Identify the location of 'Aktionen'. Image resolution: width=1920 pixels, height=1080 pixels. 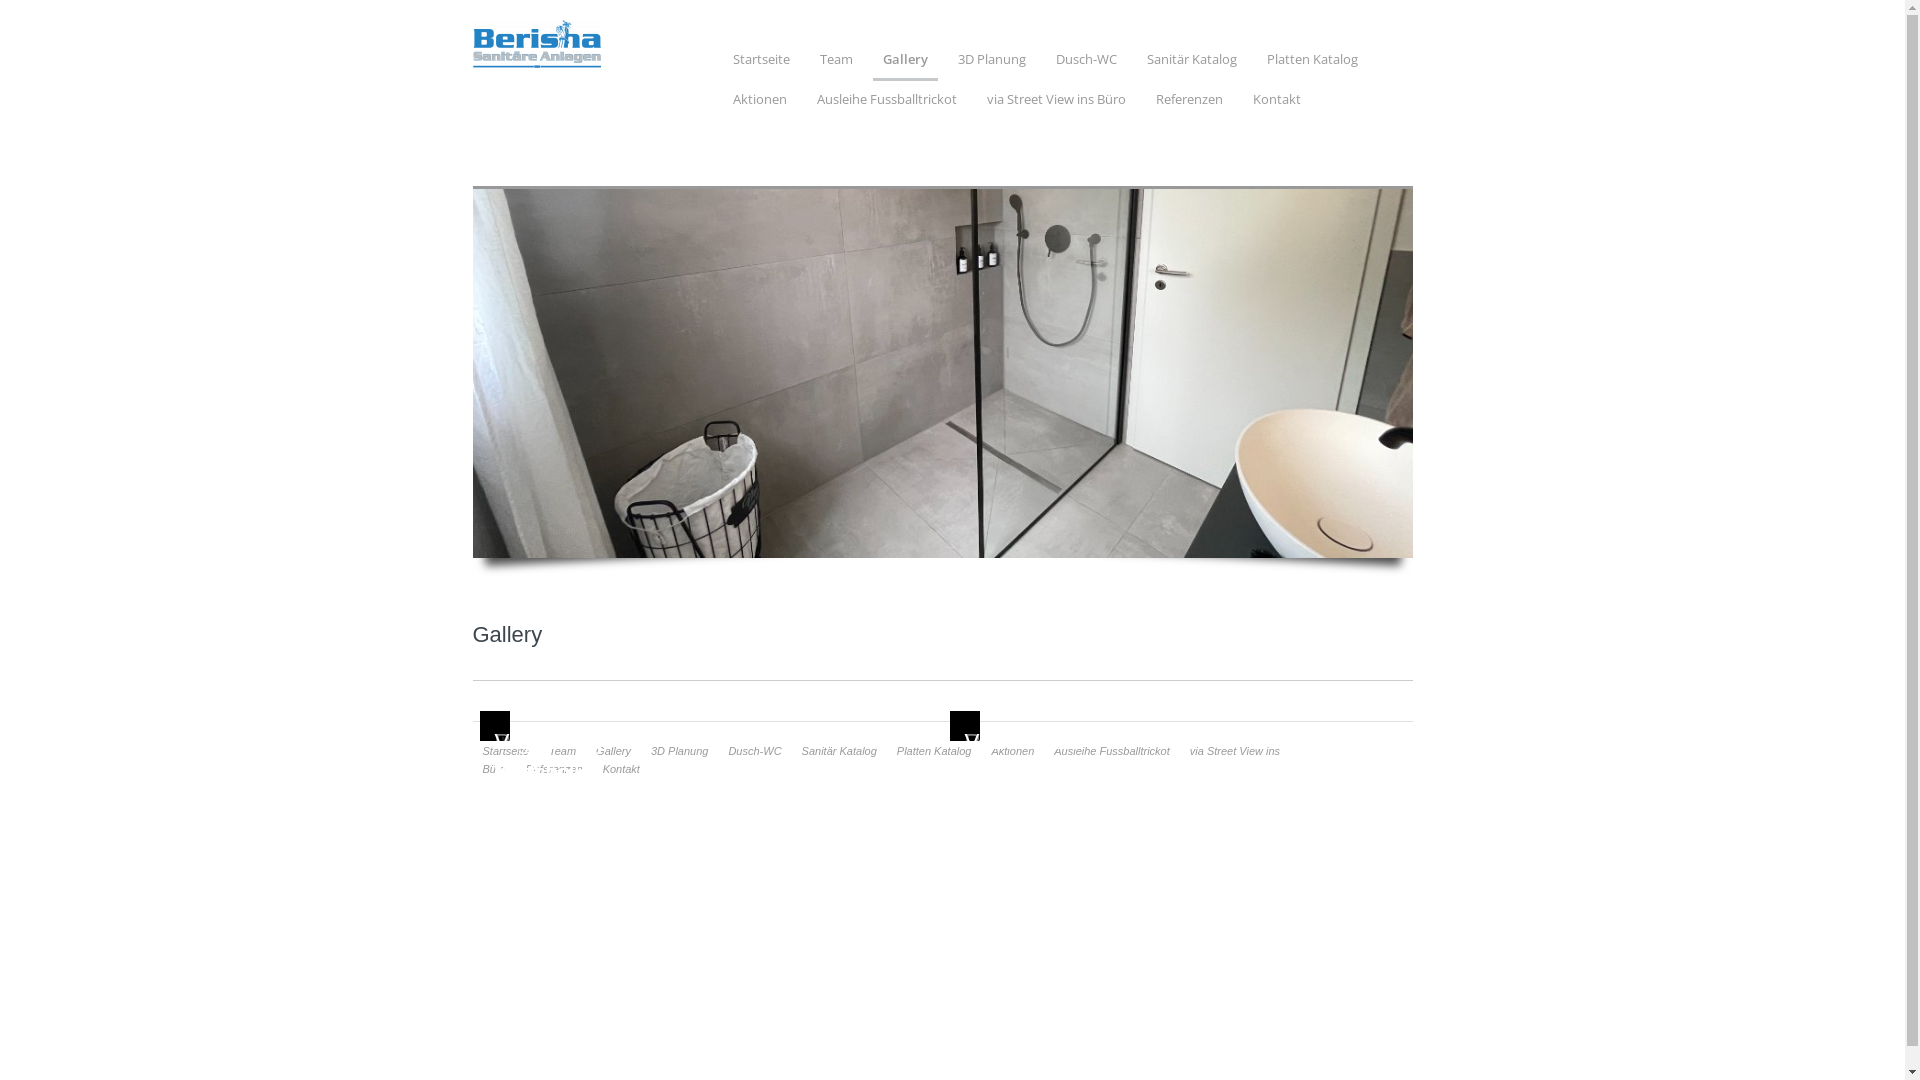
(1012, 751).